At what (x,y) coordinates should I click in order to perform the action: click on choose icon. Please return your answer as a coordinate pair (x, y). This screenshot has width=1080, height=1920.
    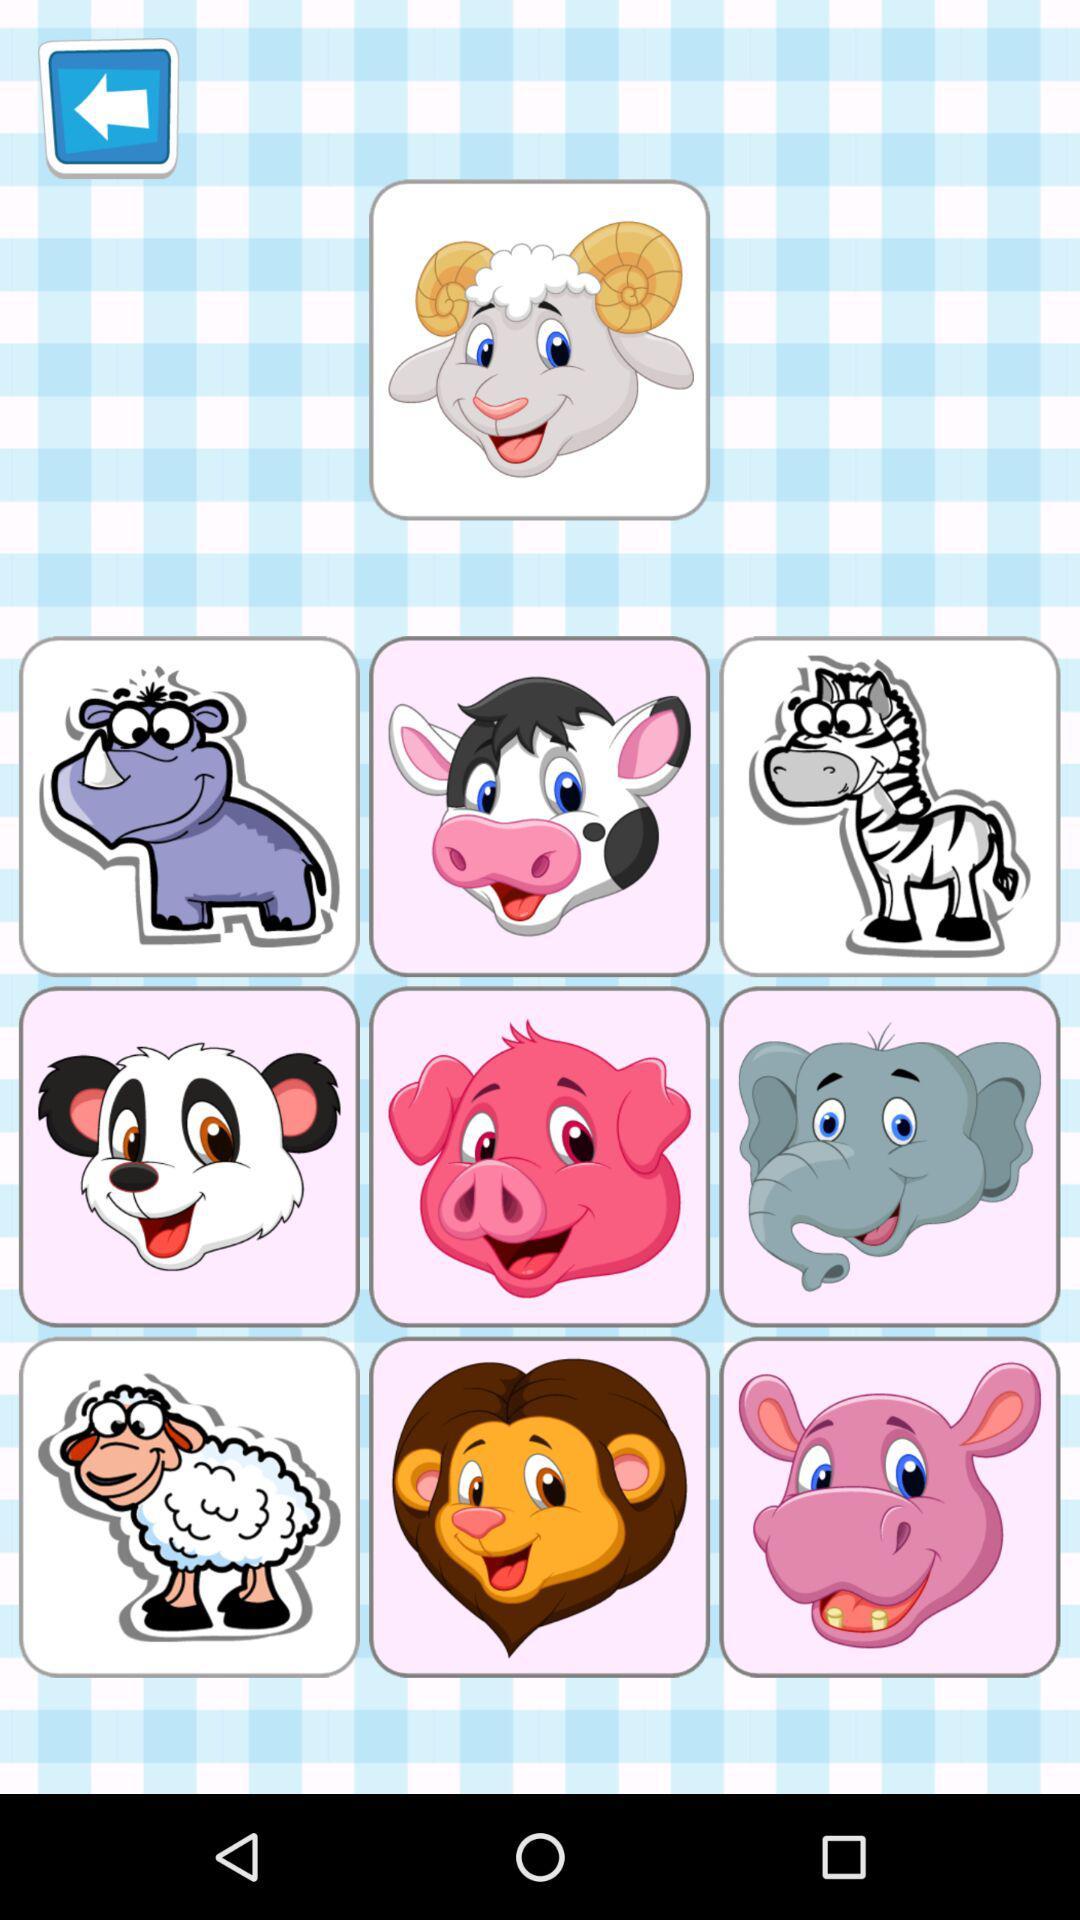
    Looking at the image, I should click on (538, 349).